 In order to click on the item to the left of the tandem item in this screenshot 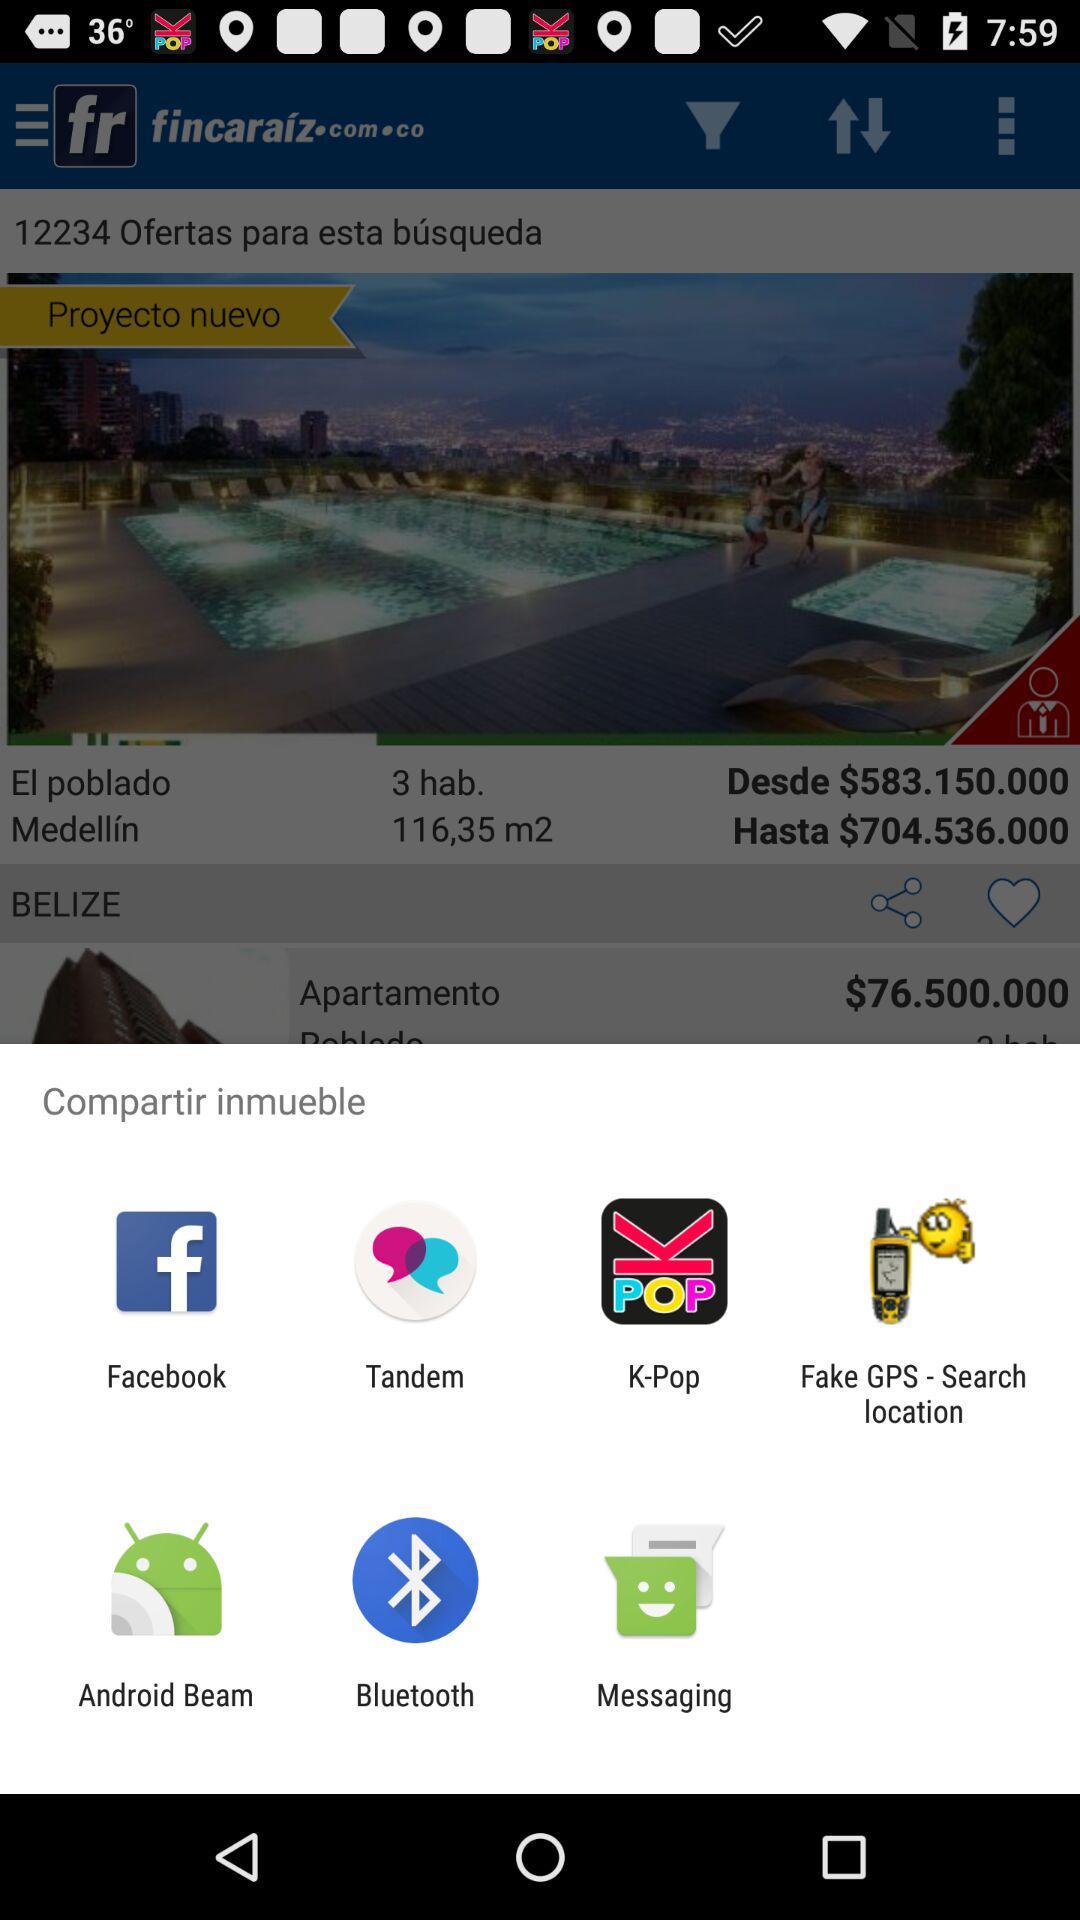, I will do `click(165, 1392)`.